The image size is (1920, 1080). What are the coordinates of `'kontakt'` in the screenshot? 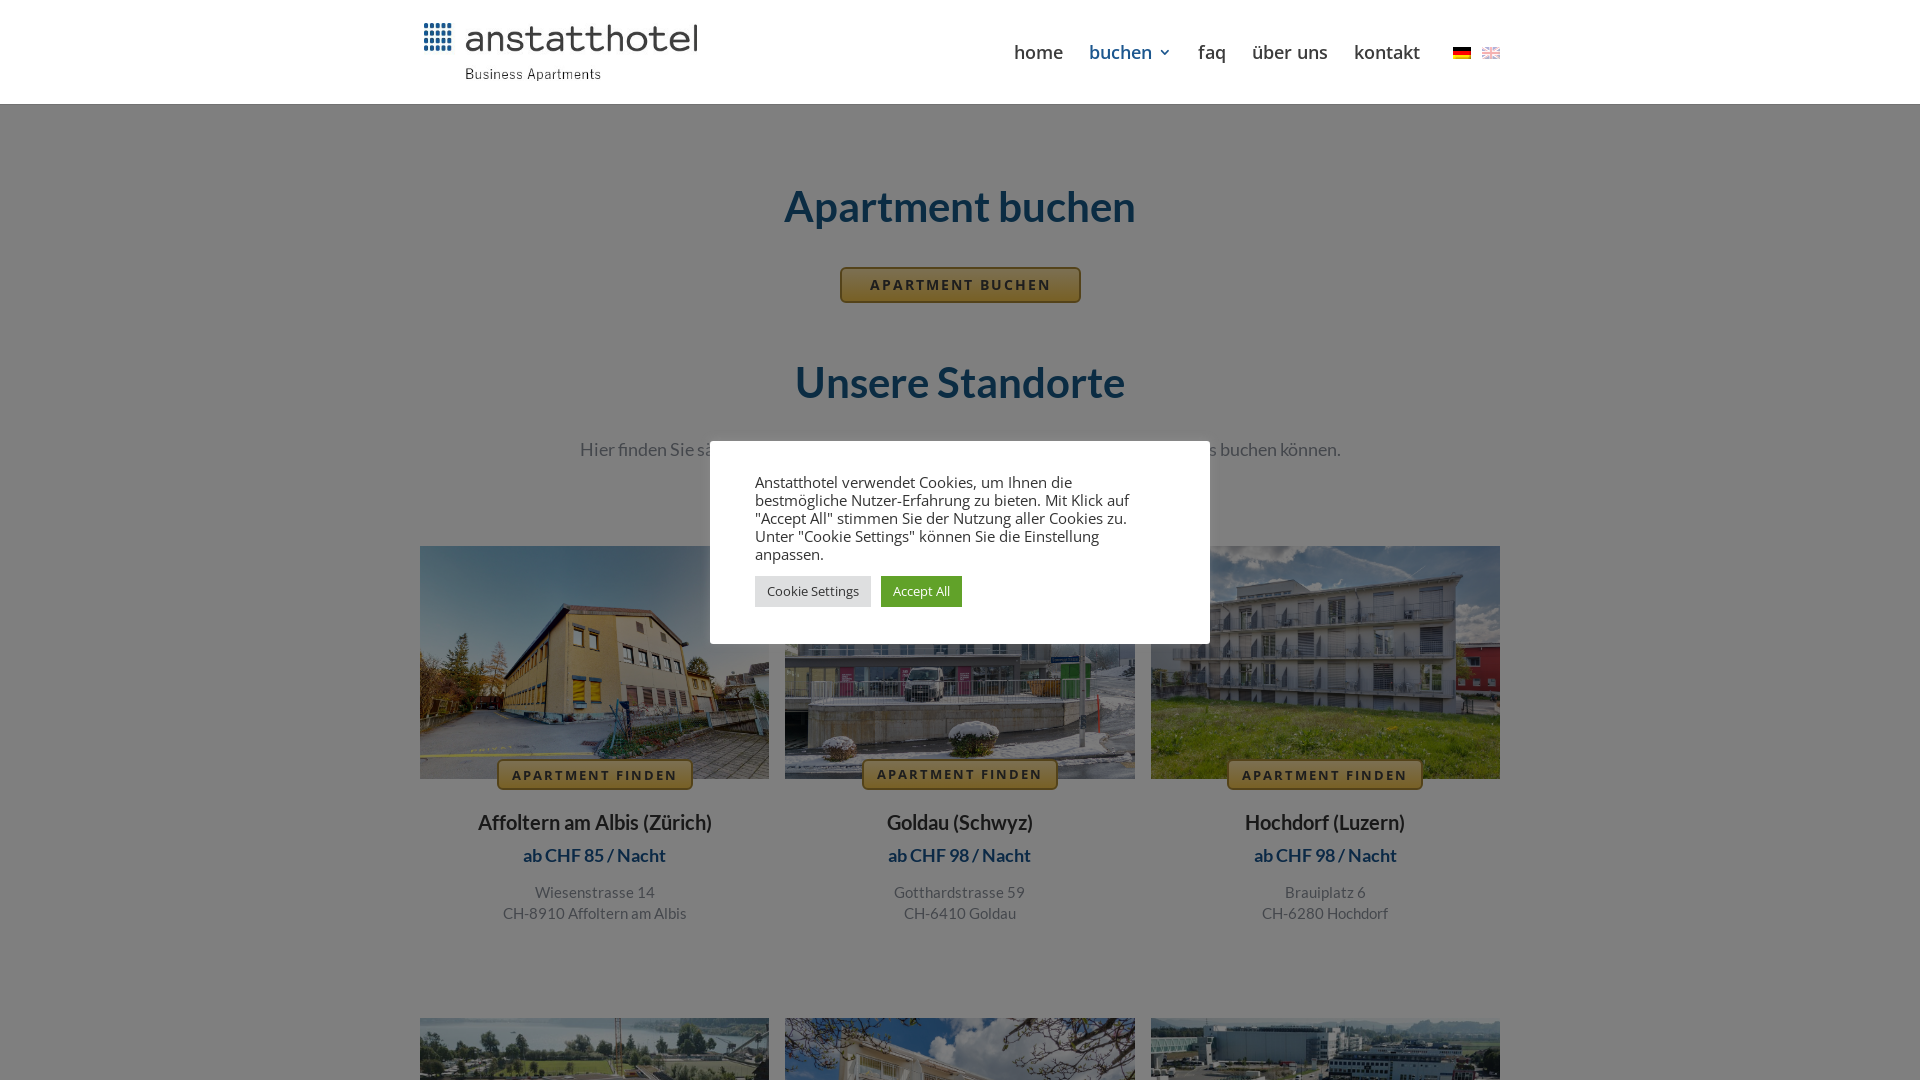 It's located at (1353, 73).